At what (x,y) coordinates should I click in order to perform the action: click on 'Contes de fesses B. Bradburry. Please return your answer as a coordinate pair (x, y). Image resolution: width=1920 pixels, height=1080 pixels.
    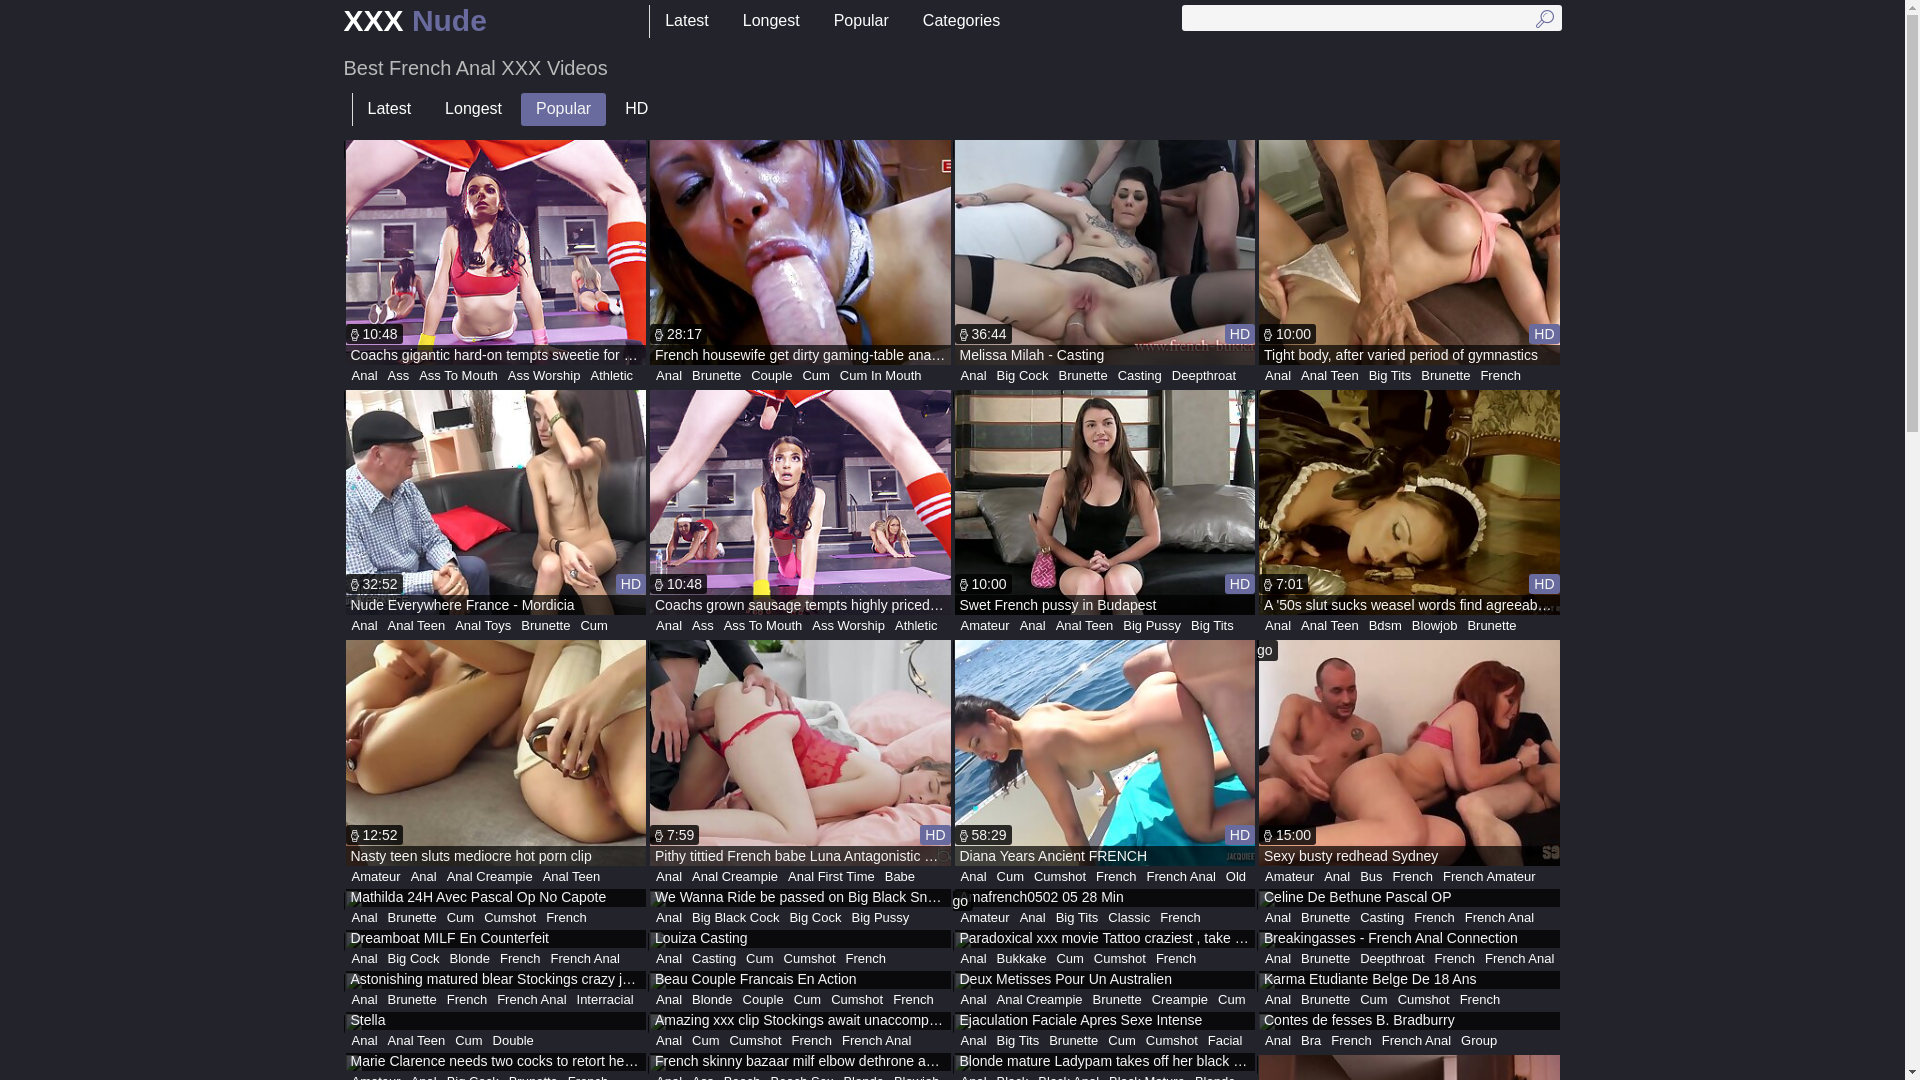
    Looking at the image, I should click on (1408, 1022).